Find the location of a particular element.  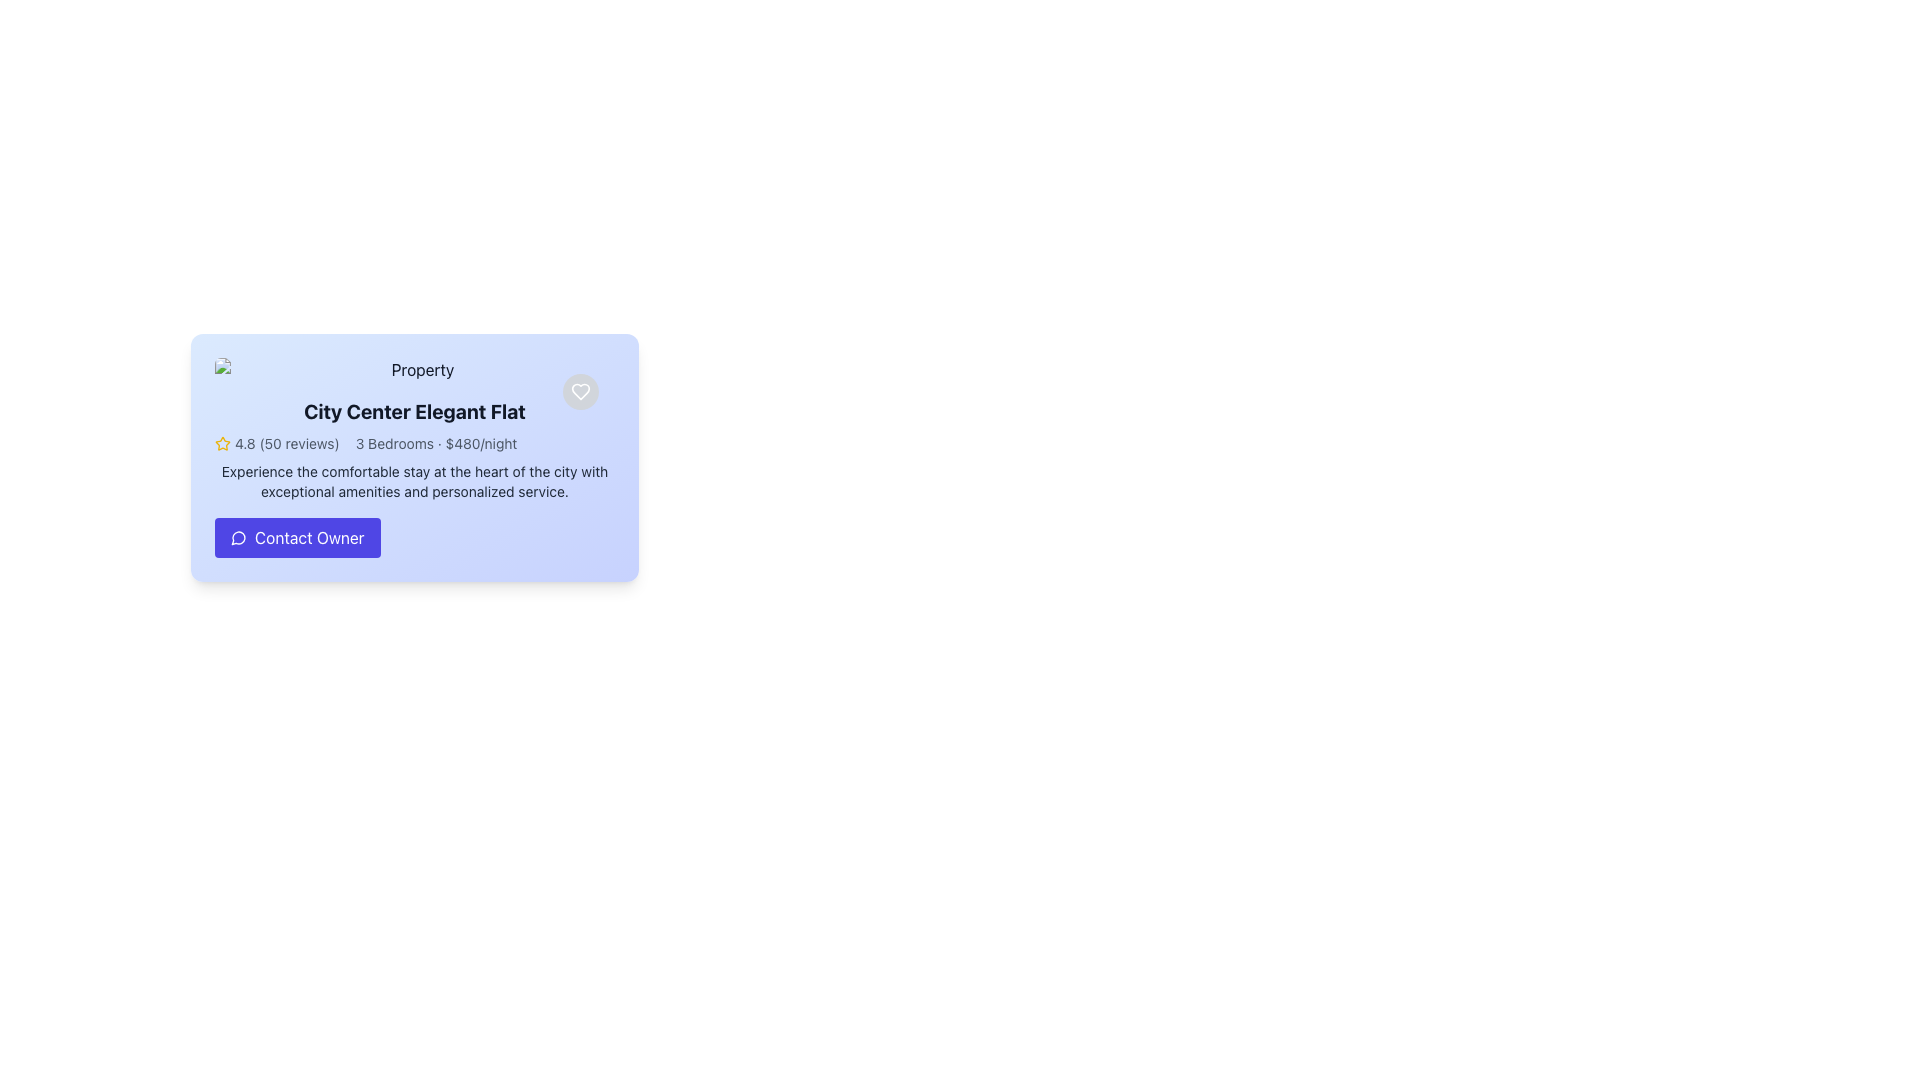

textual content that describes the 'City Center Elegant Flat', which is styled in a smaller gray font and contains the message about the comfortable stay and amenities is located at coordinates (413, 482).